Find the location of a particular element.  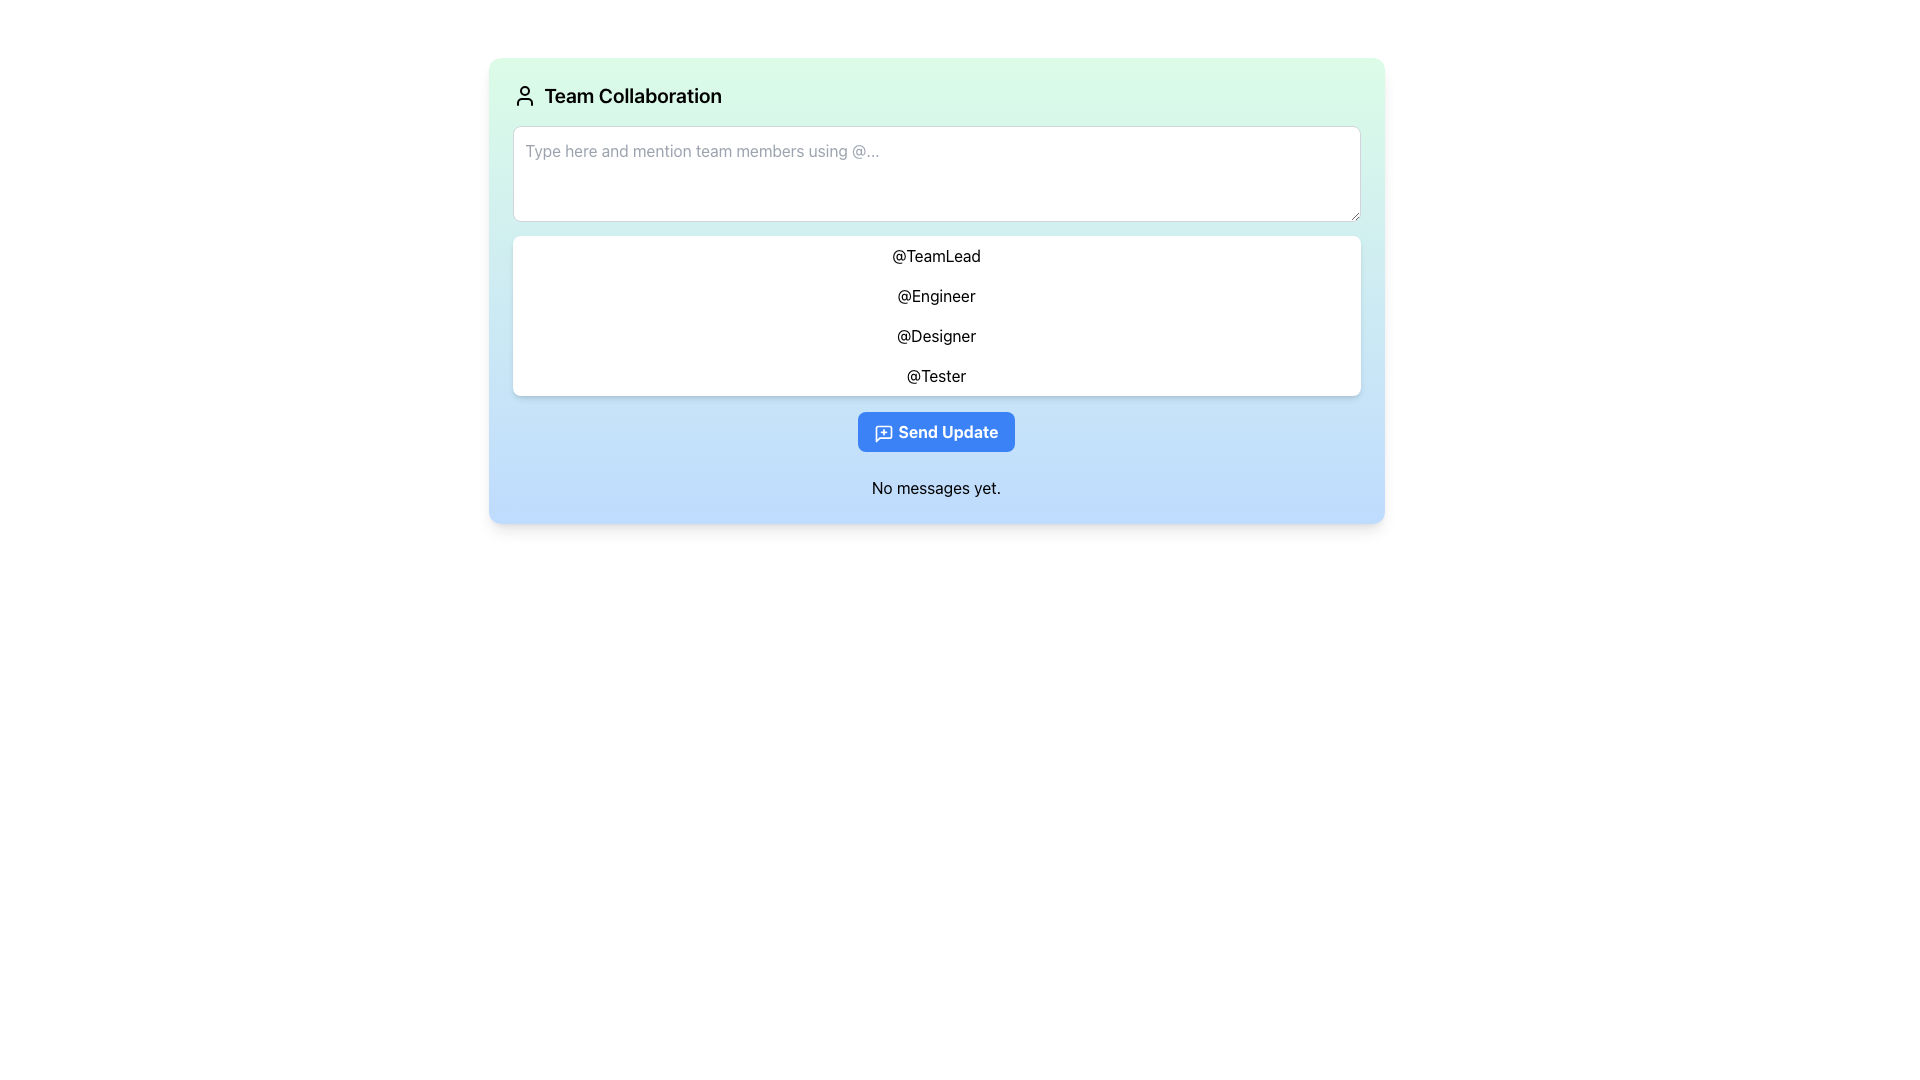

the user icon, which is a simple outline of a person with a circular head and body shape, located to the left of the 'Team Collaboration' text is located at coordinates (524, 96).